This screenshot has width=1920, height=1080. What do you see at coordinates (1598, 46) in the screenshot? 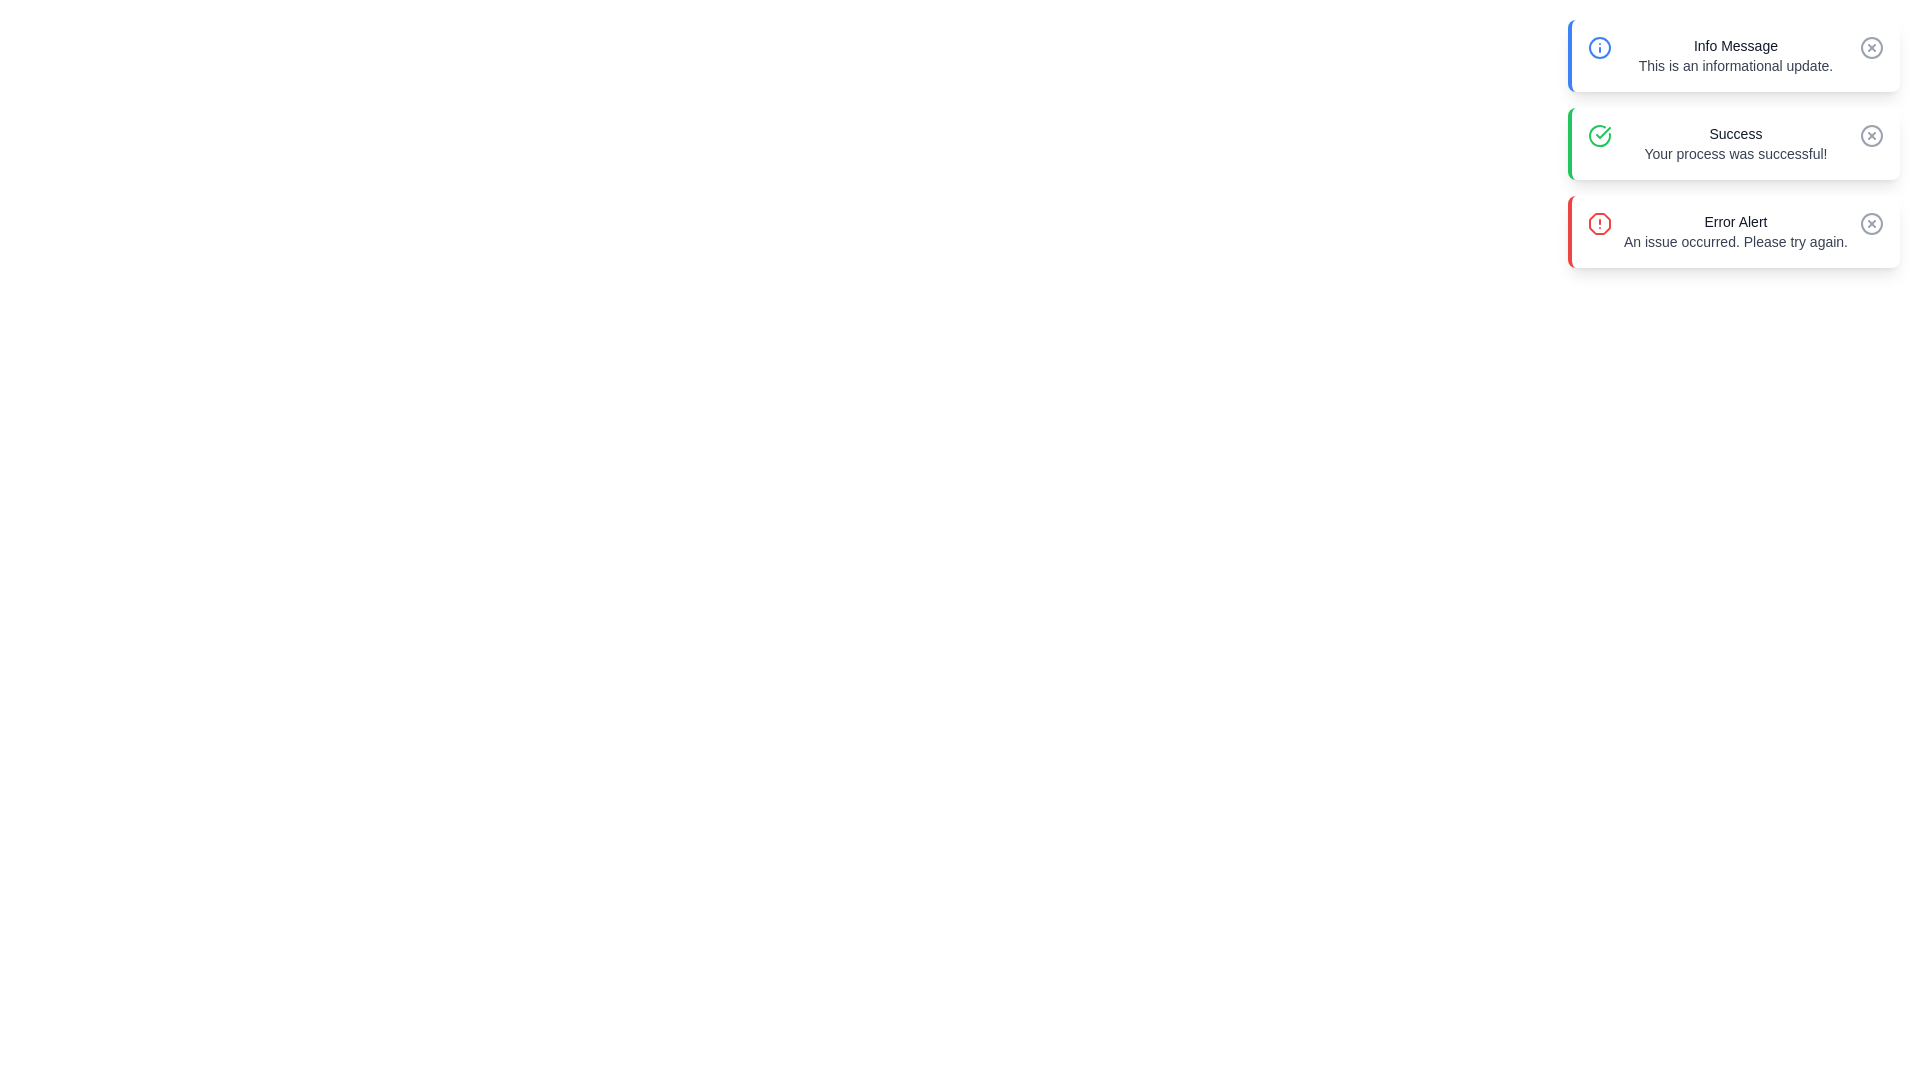
I see `the circular icon with a blue border and white interior located at the top left of the 'Info Message' card by clicking on it` at bounding box center [1598, 46].